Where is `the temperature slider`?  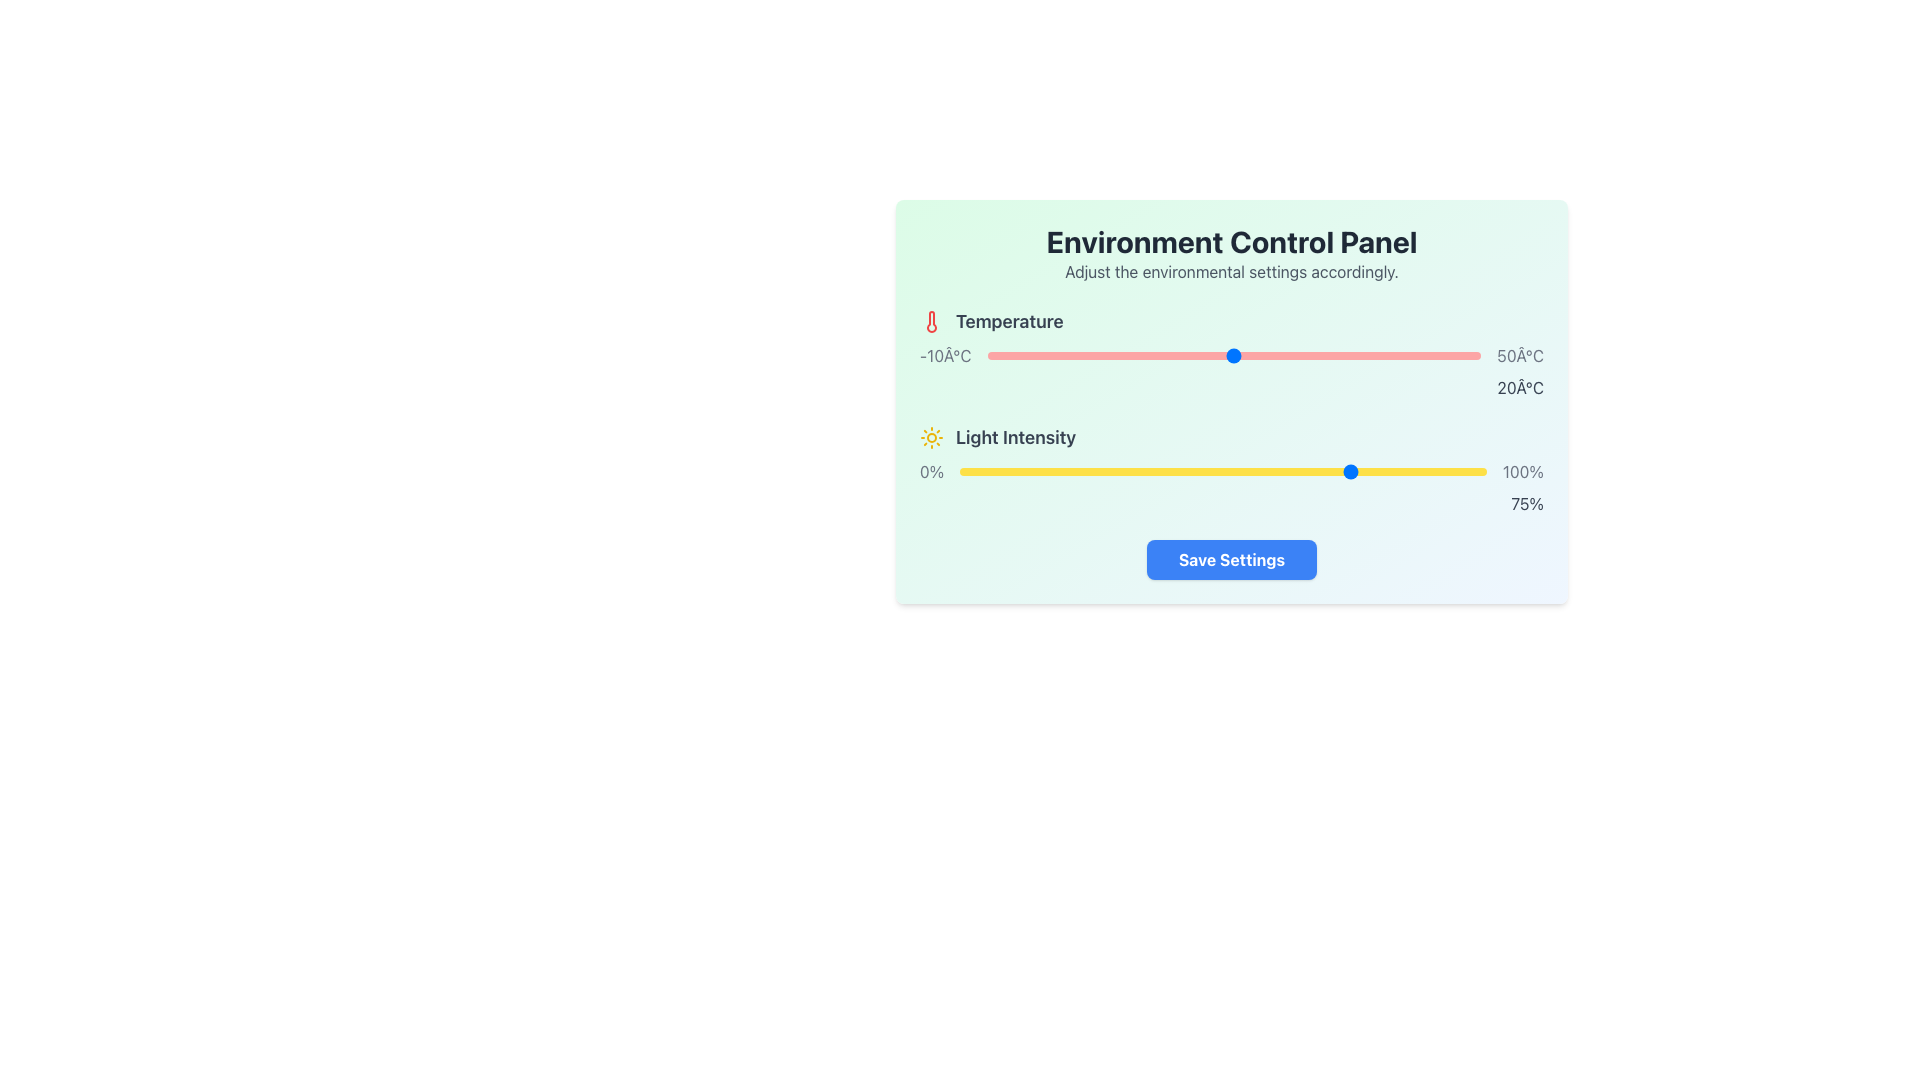 the temperature slider is located at coordinates (1176, 354).